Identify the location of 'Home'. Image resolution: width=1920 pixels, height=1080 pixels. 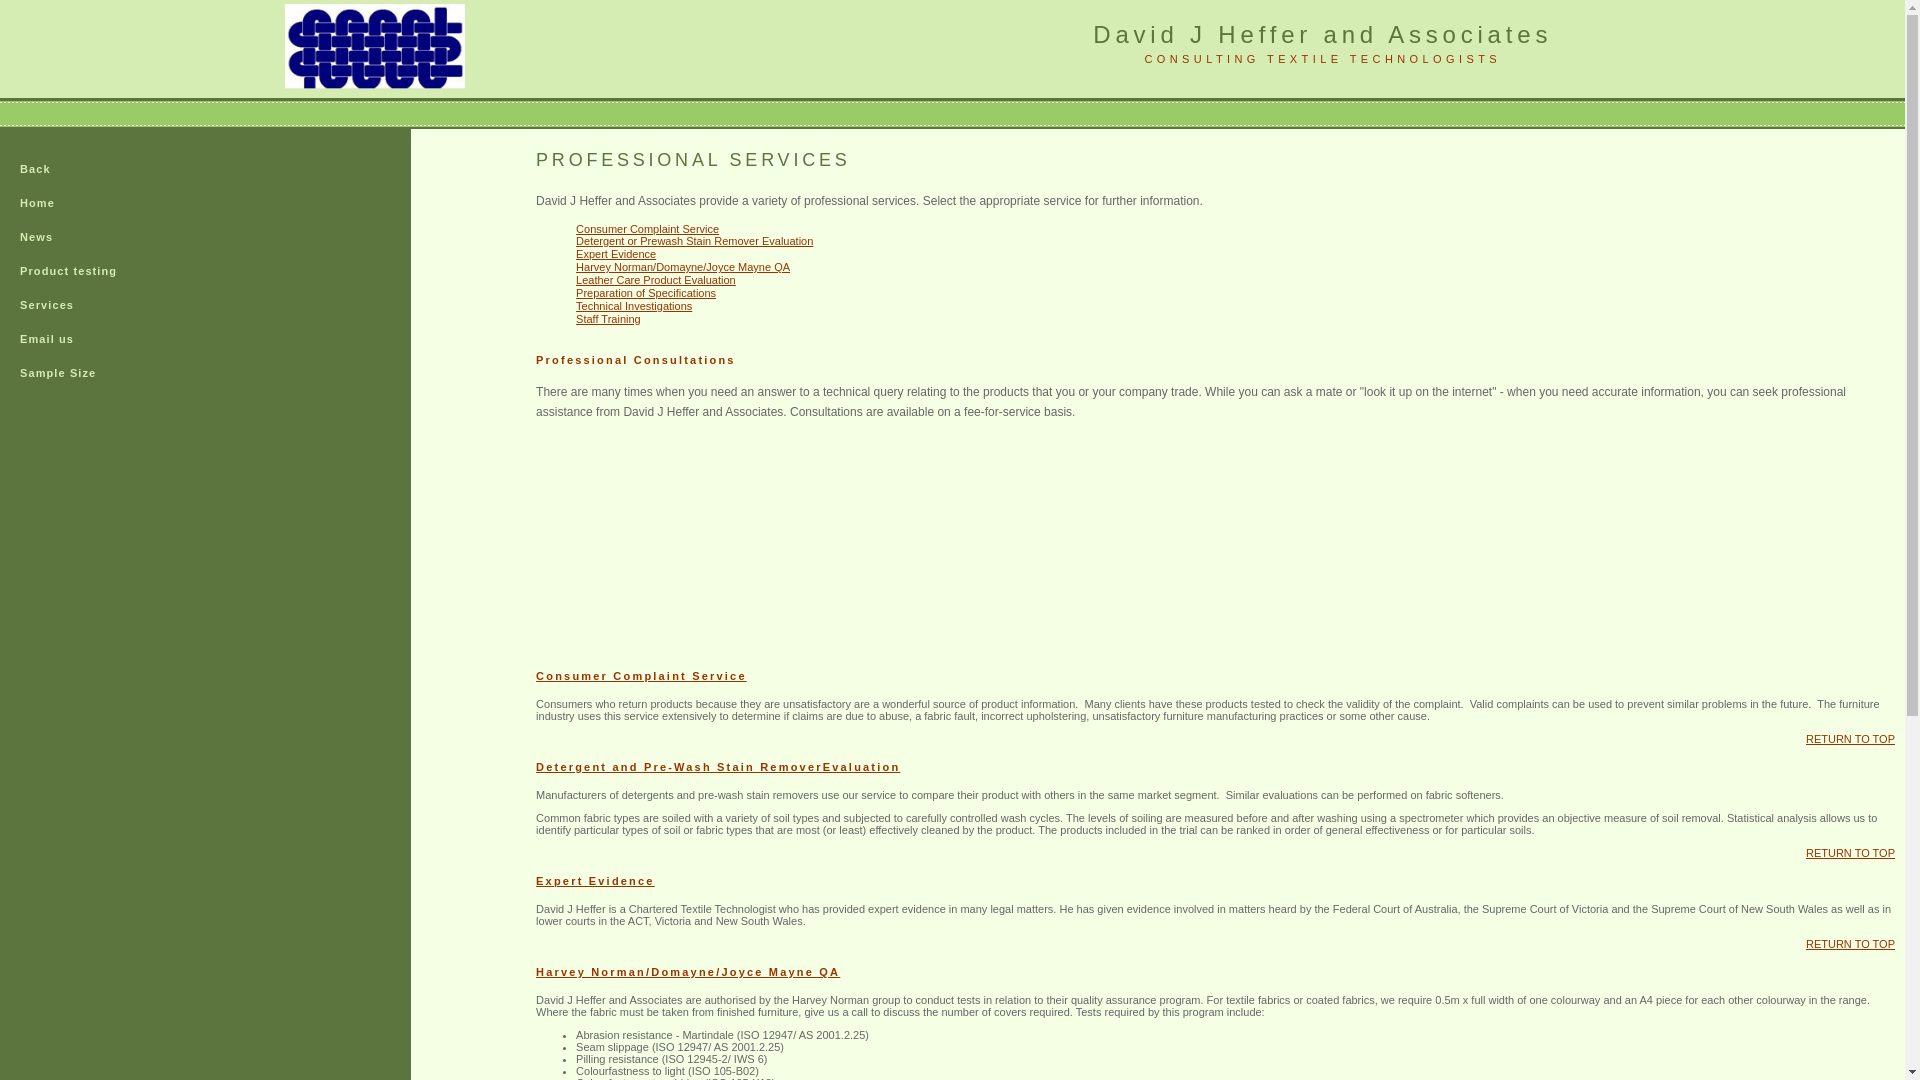
(81, 204).